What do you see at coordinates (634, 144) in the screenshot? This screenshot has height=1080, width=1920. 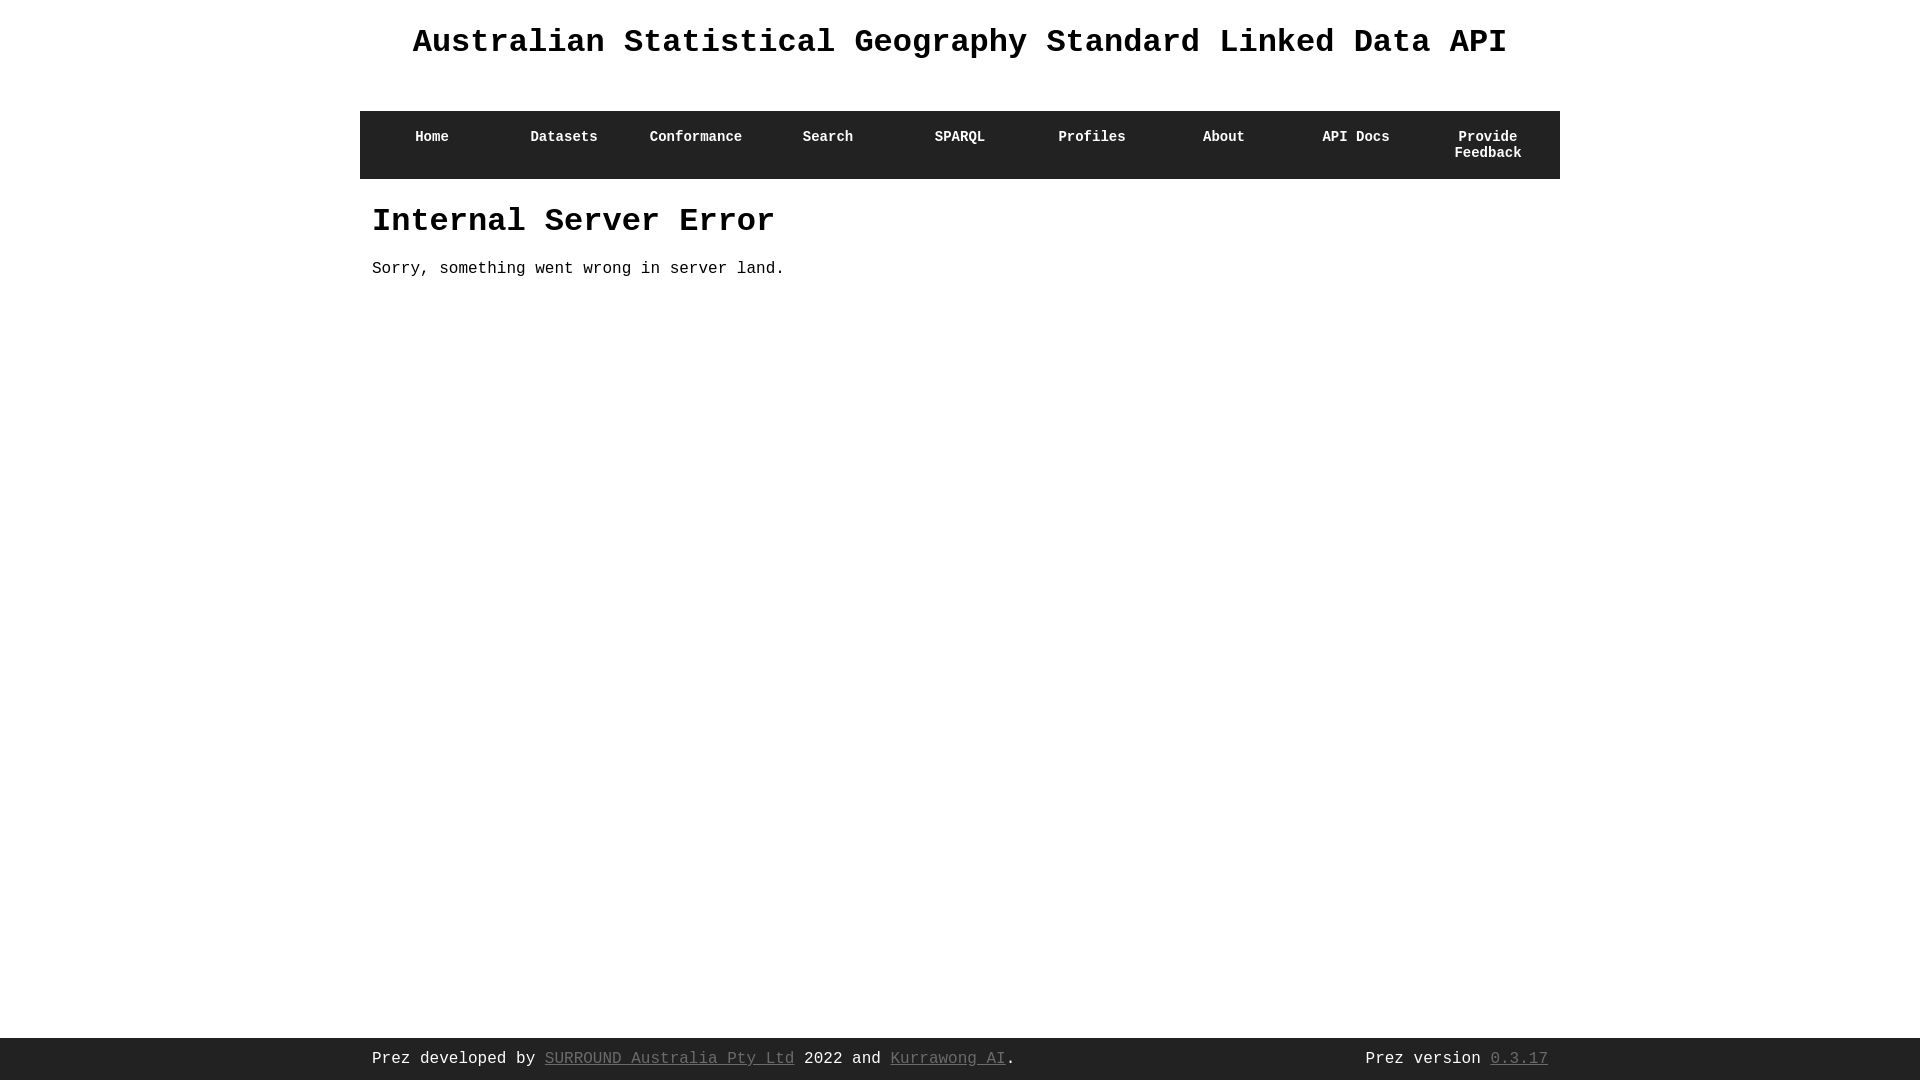 I see `'Conformance'` at bounding box center [634, 144].